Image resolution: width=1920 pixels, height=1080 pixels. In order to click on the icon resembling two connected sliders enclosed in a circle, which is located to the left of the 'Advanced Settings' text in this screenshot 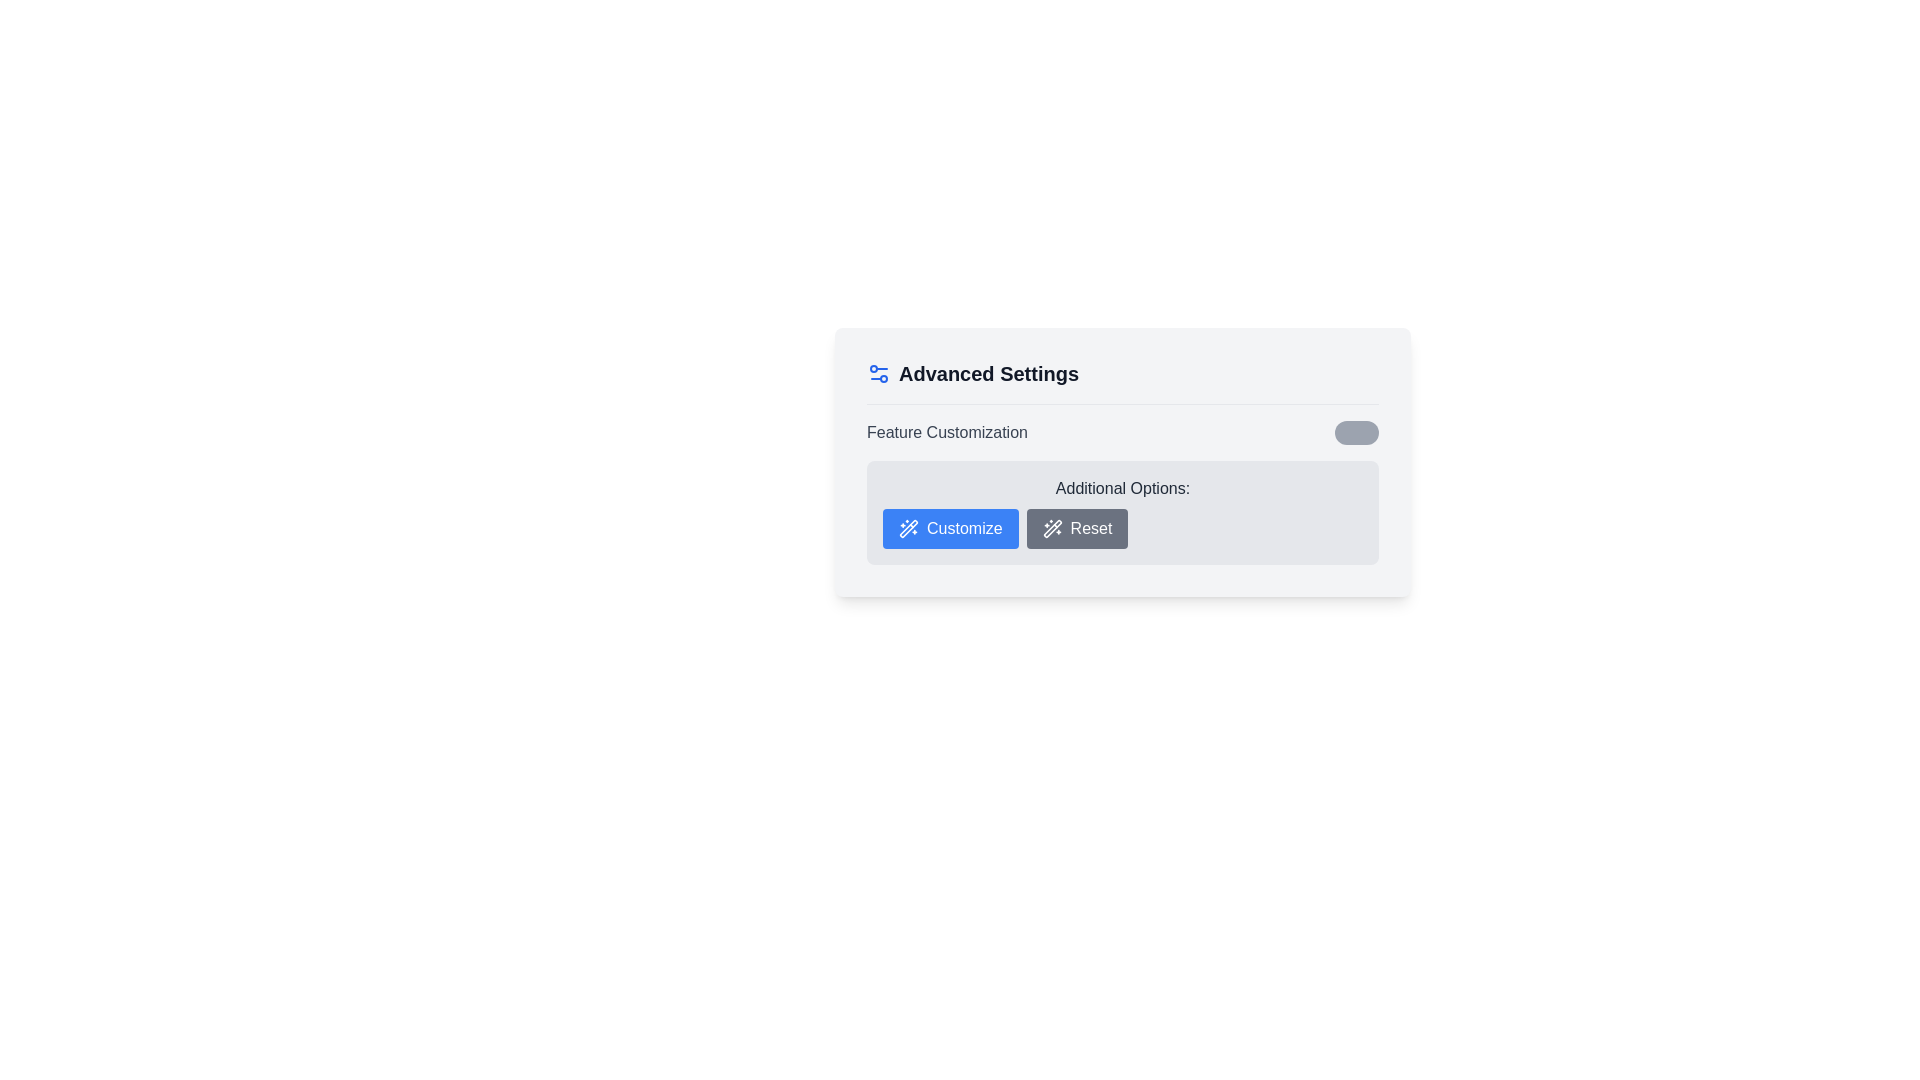, I will do `click(878, 374)`.